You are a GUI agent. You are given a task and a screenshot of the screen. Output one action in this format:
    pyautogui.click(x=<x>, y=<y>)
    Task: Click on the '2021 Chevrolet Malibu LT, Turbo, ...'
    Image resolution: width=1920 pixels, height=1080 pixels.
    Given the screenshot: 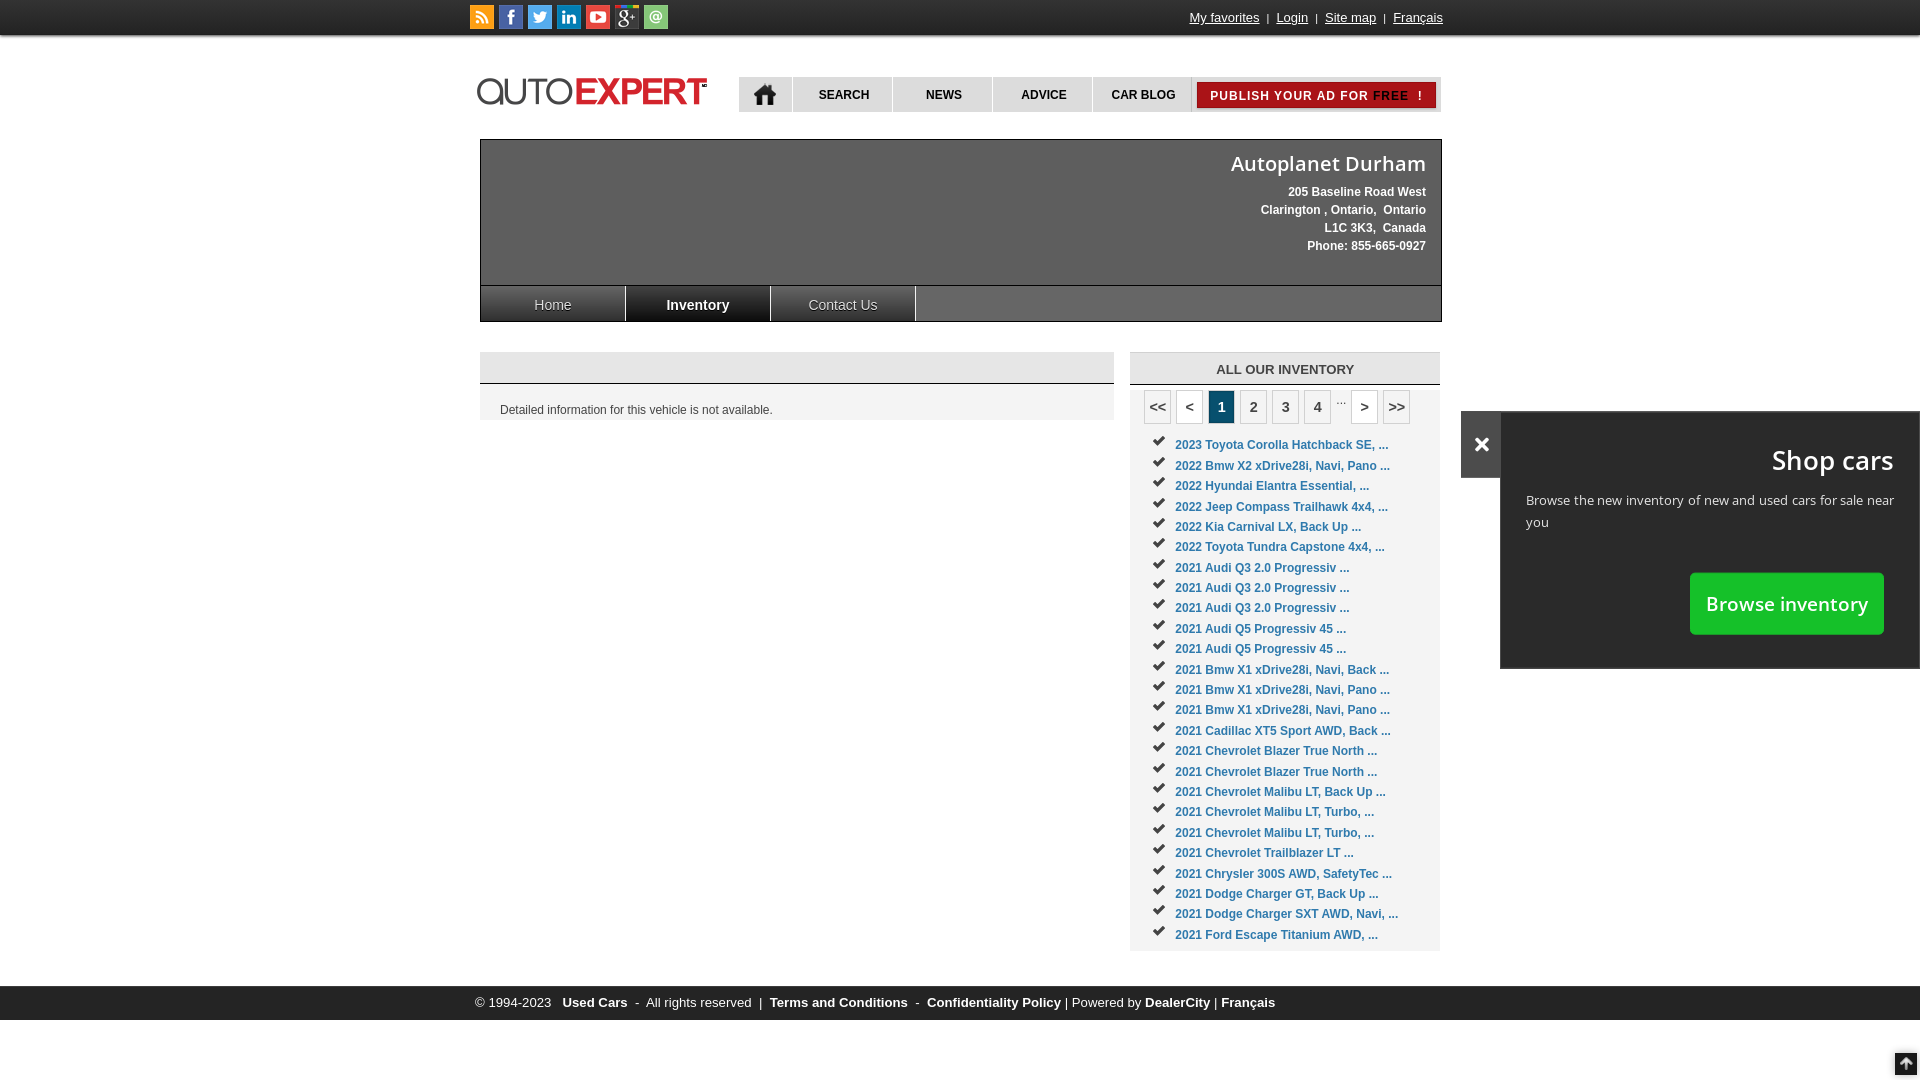 What is the action you would take?
    pyautogui.click(x=1273, y=833)
    